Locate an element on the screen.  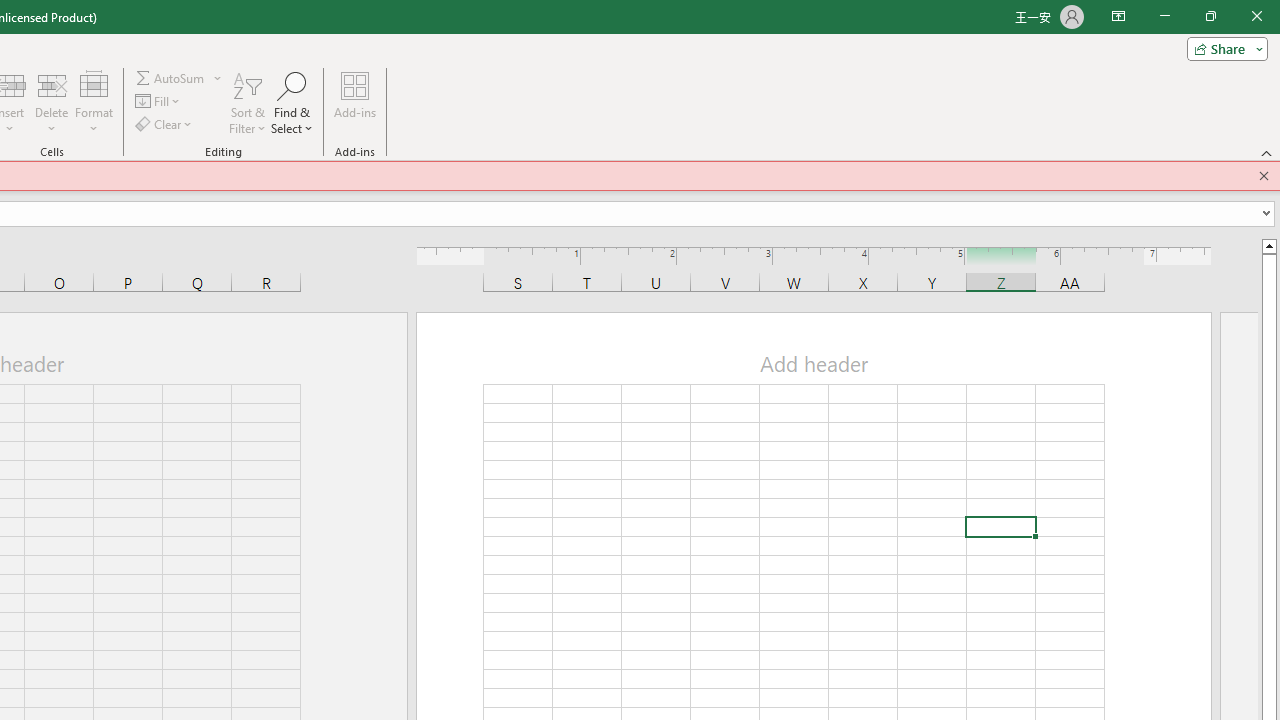
'Fill' is located at coordinates (158, 101).